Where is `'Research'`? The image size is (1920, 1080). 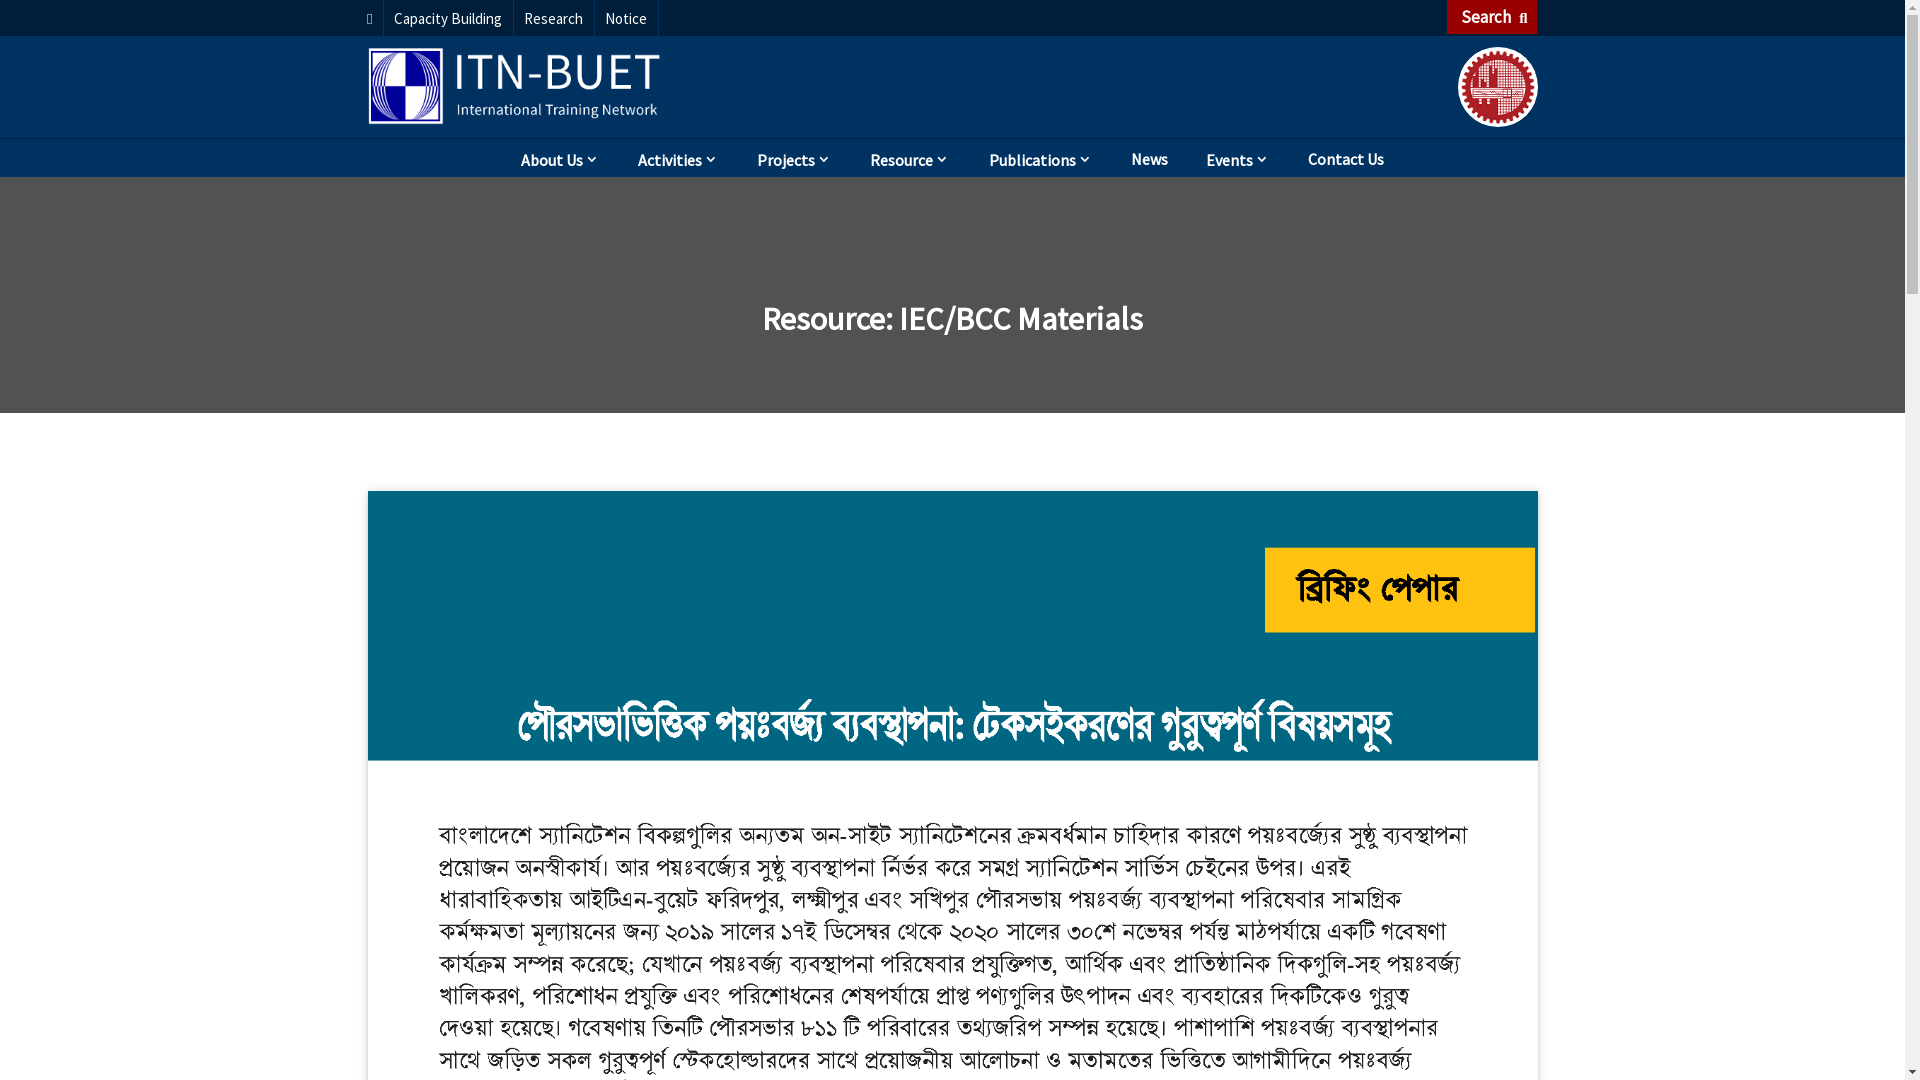 'Research' is located at coordinates (554, 18).